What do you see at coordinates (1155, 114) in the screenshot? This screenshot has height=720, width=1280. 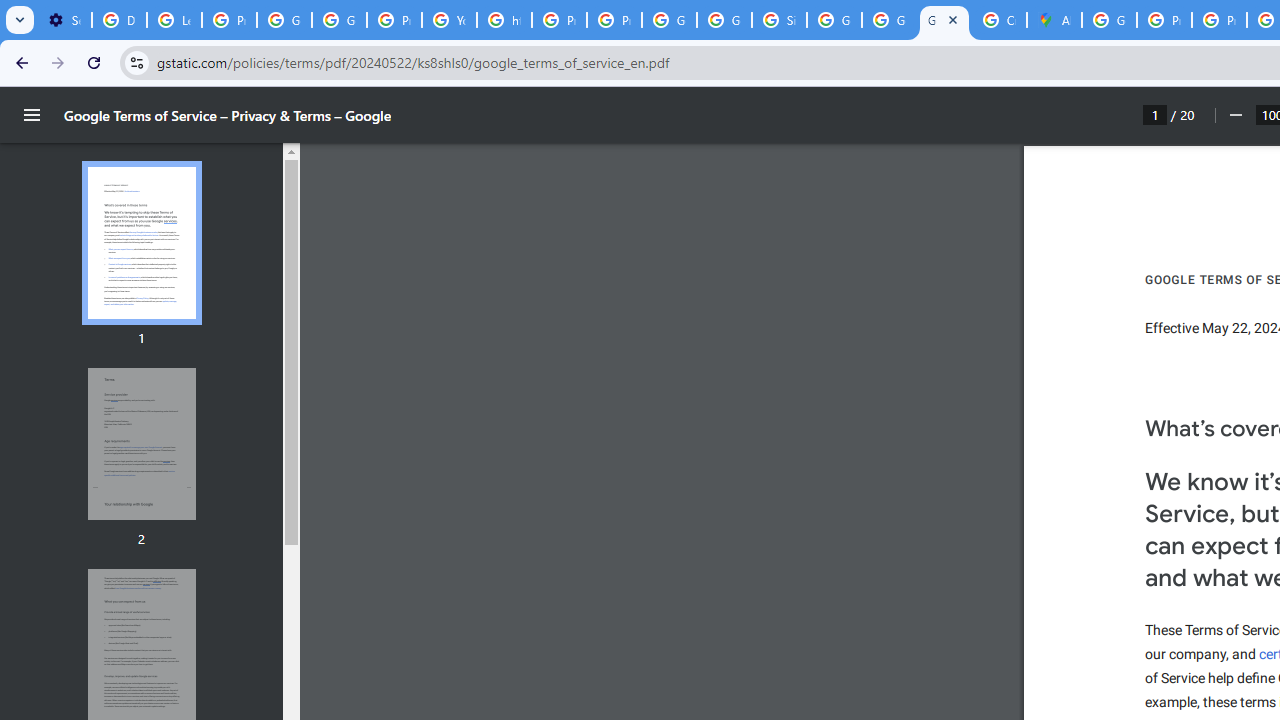 I see `'Page number'` at bounding box center [1155, 114].